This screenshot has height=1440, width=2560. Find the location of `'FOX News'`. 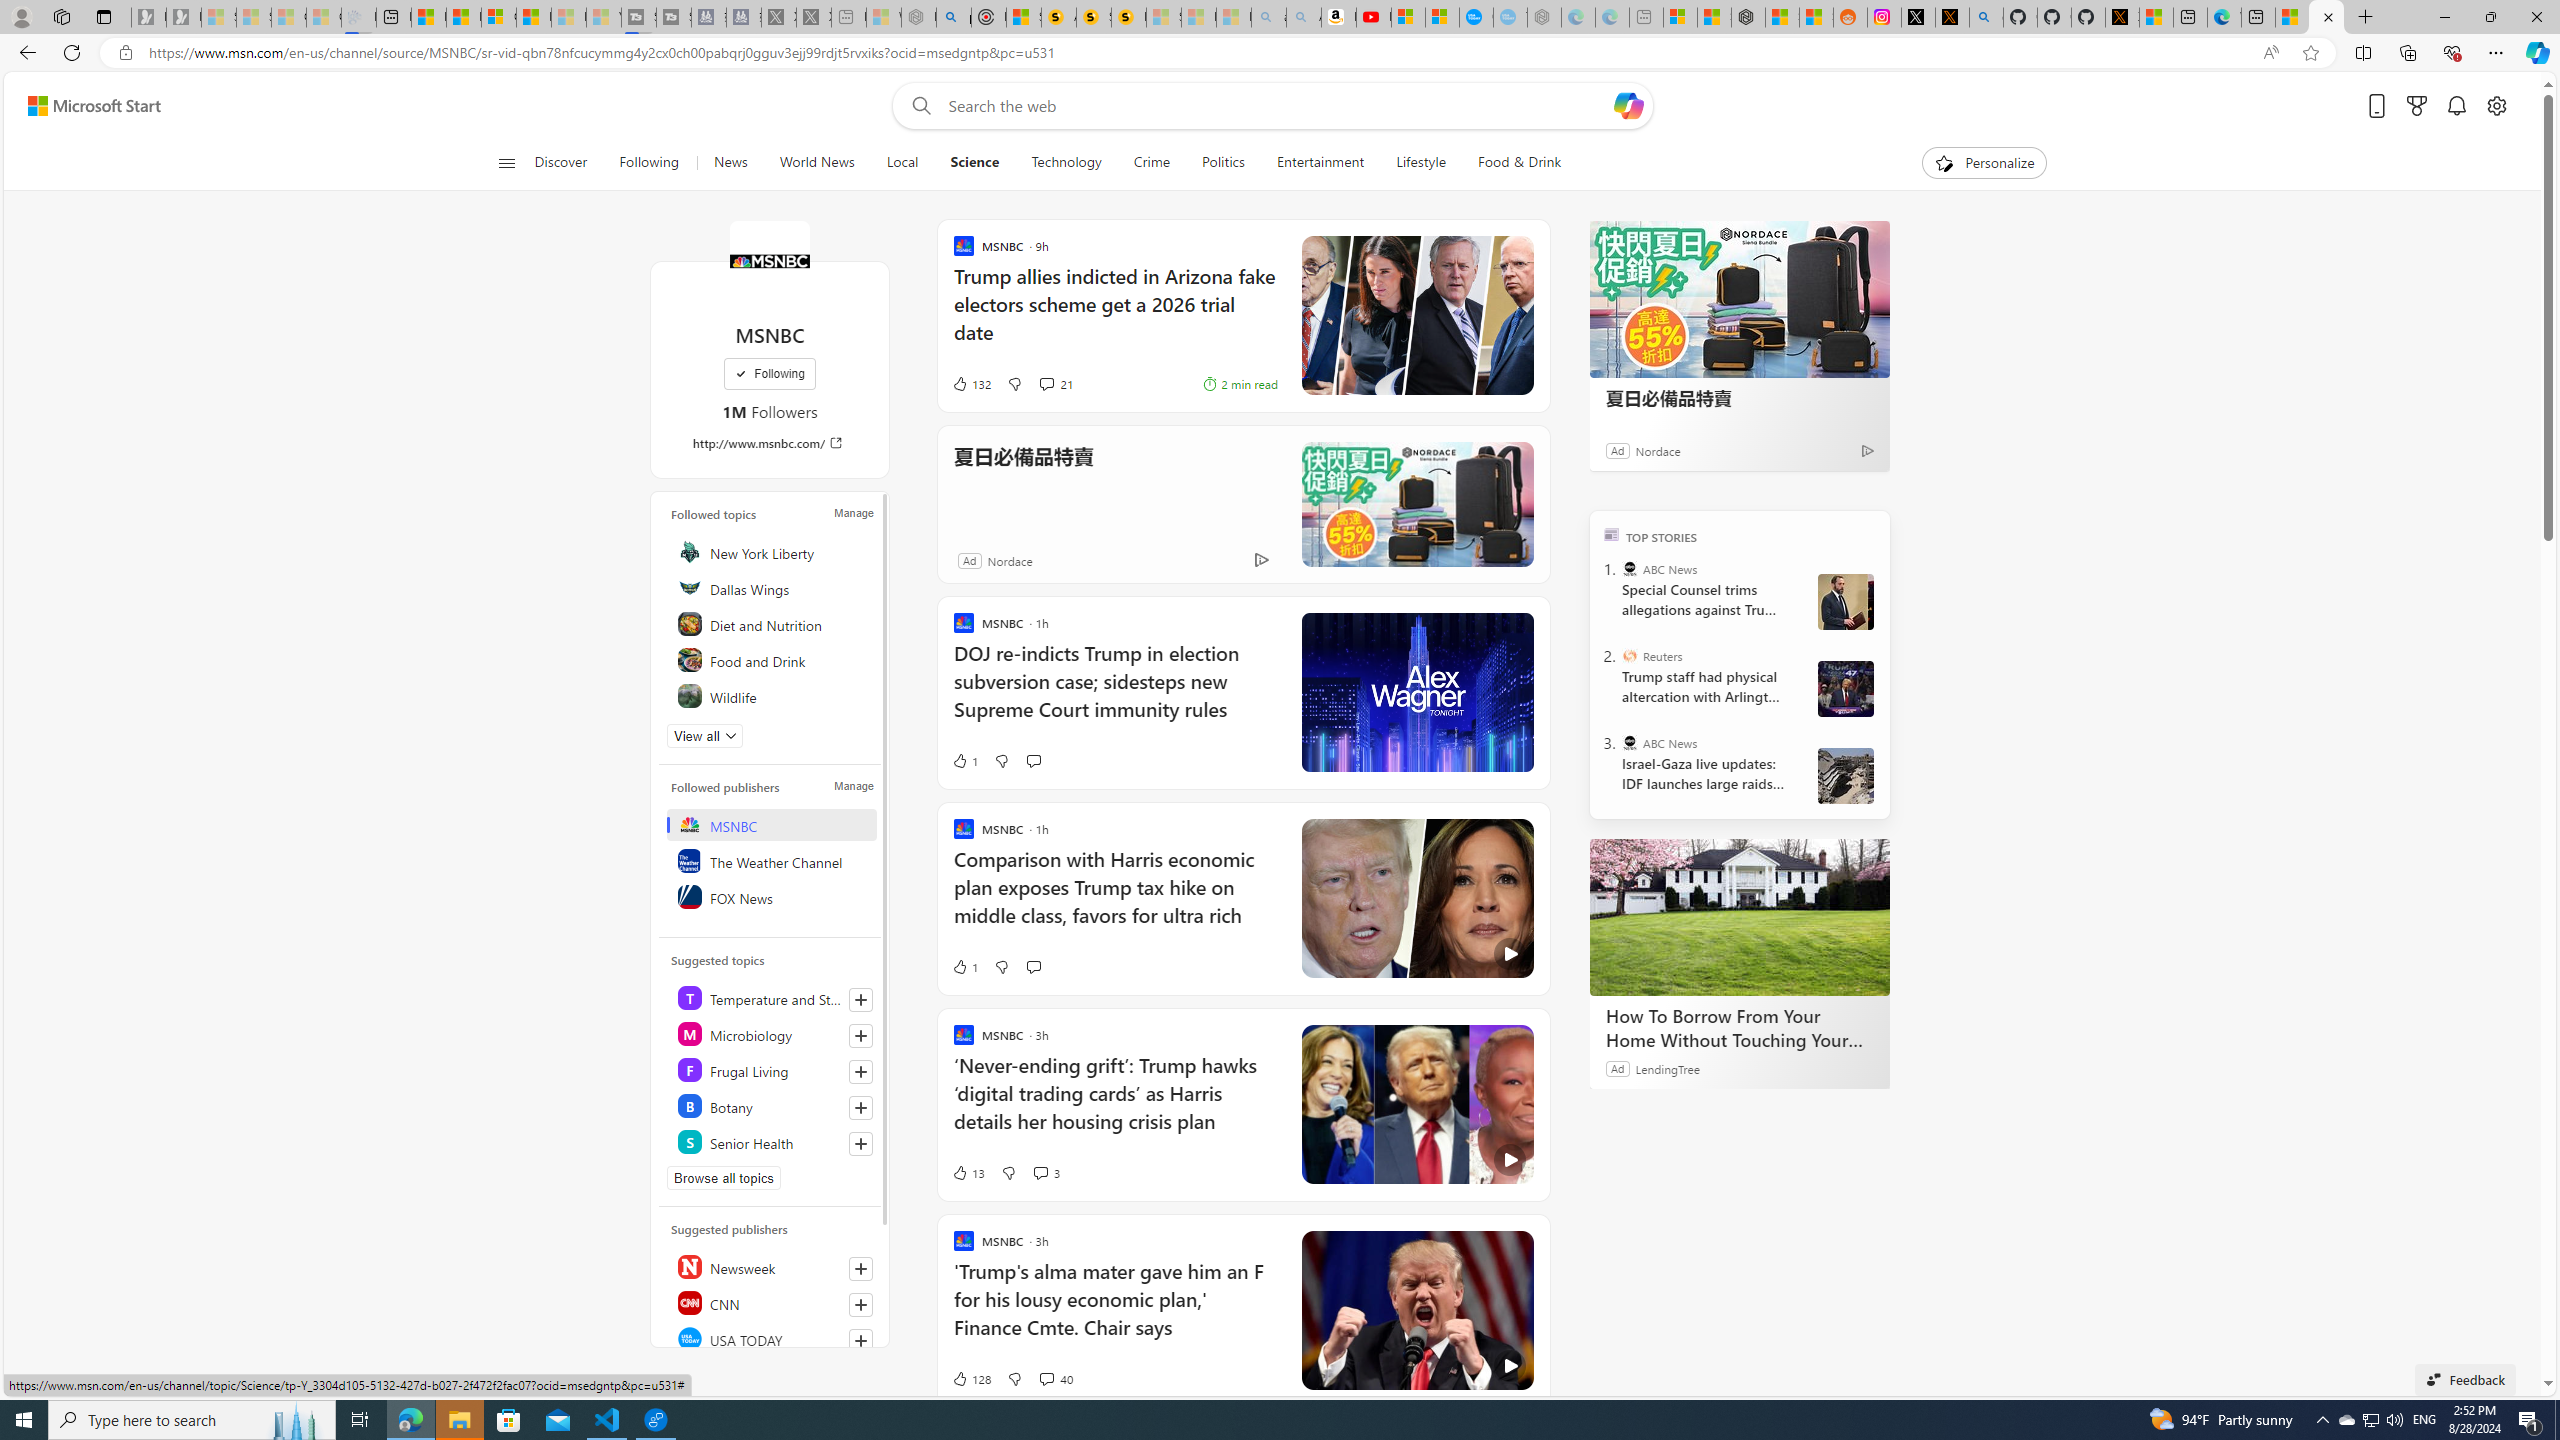

'FOX News' is located at coordinates (773, 896).